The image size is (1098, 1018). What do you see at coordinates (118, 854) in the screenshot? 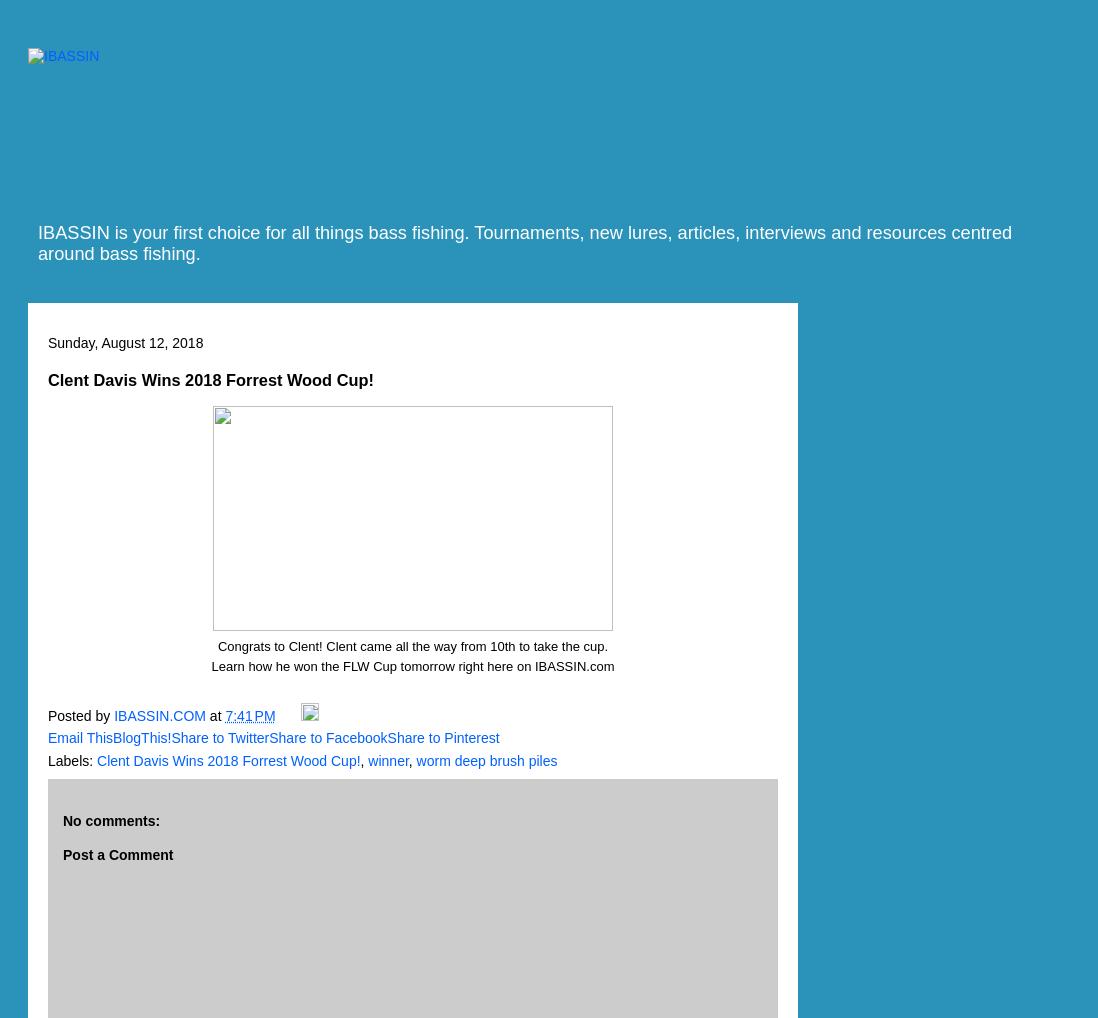
I see `'Post a Comment'` at bounding box center [118, 854].